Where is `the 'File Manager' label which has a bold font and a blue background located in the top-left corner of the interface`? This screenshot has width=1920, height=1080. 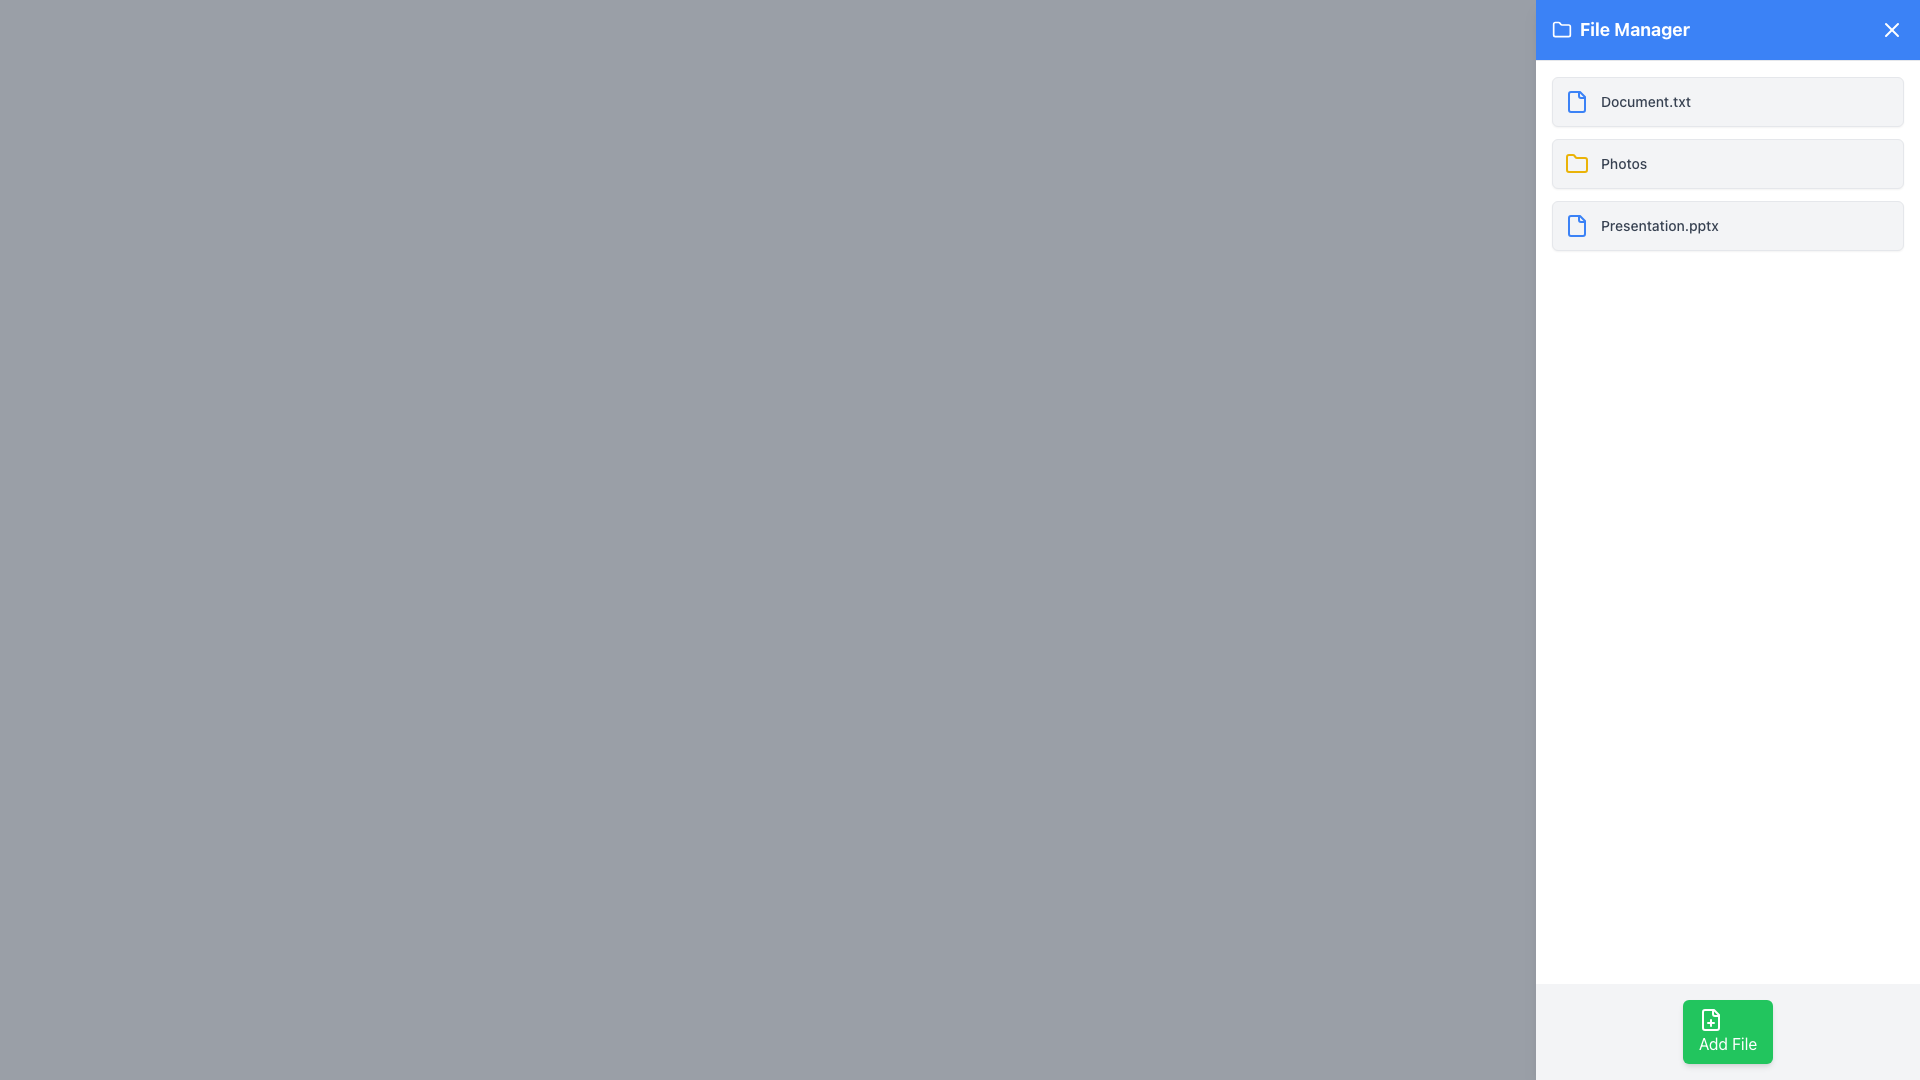 the 'File Manager' label which has a bold font and a blue background located in the top-left corner of the interface is located at coordinates (1621, 30).